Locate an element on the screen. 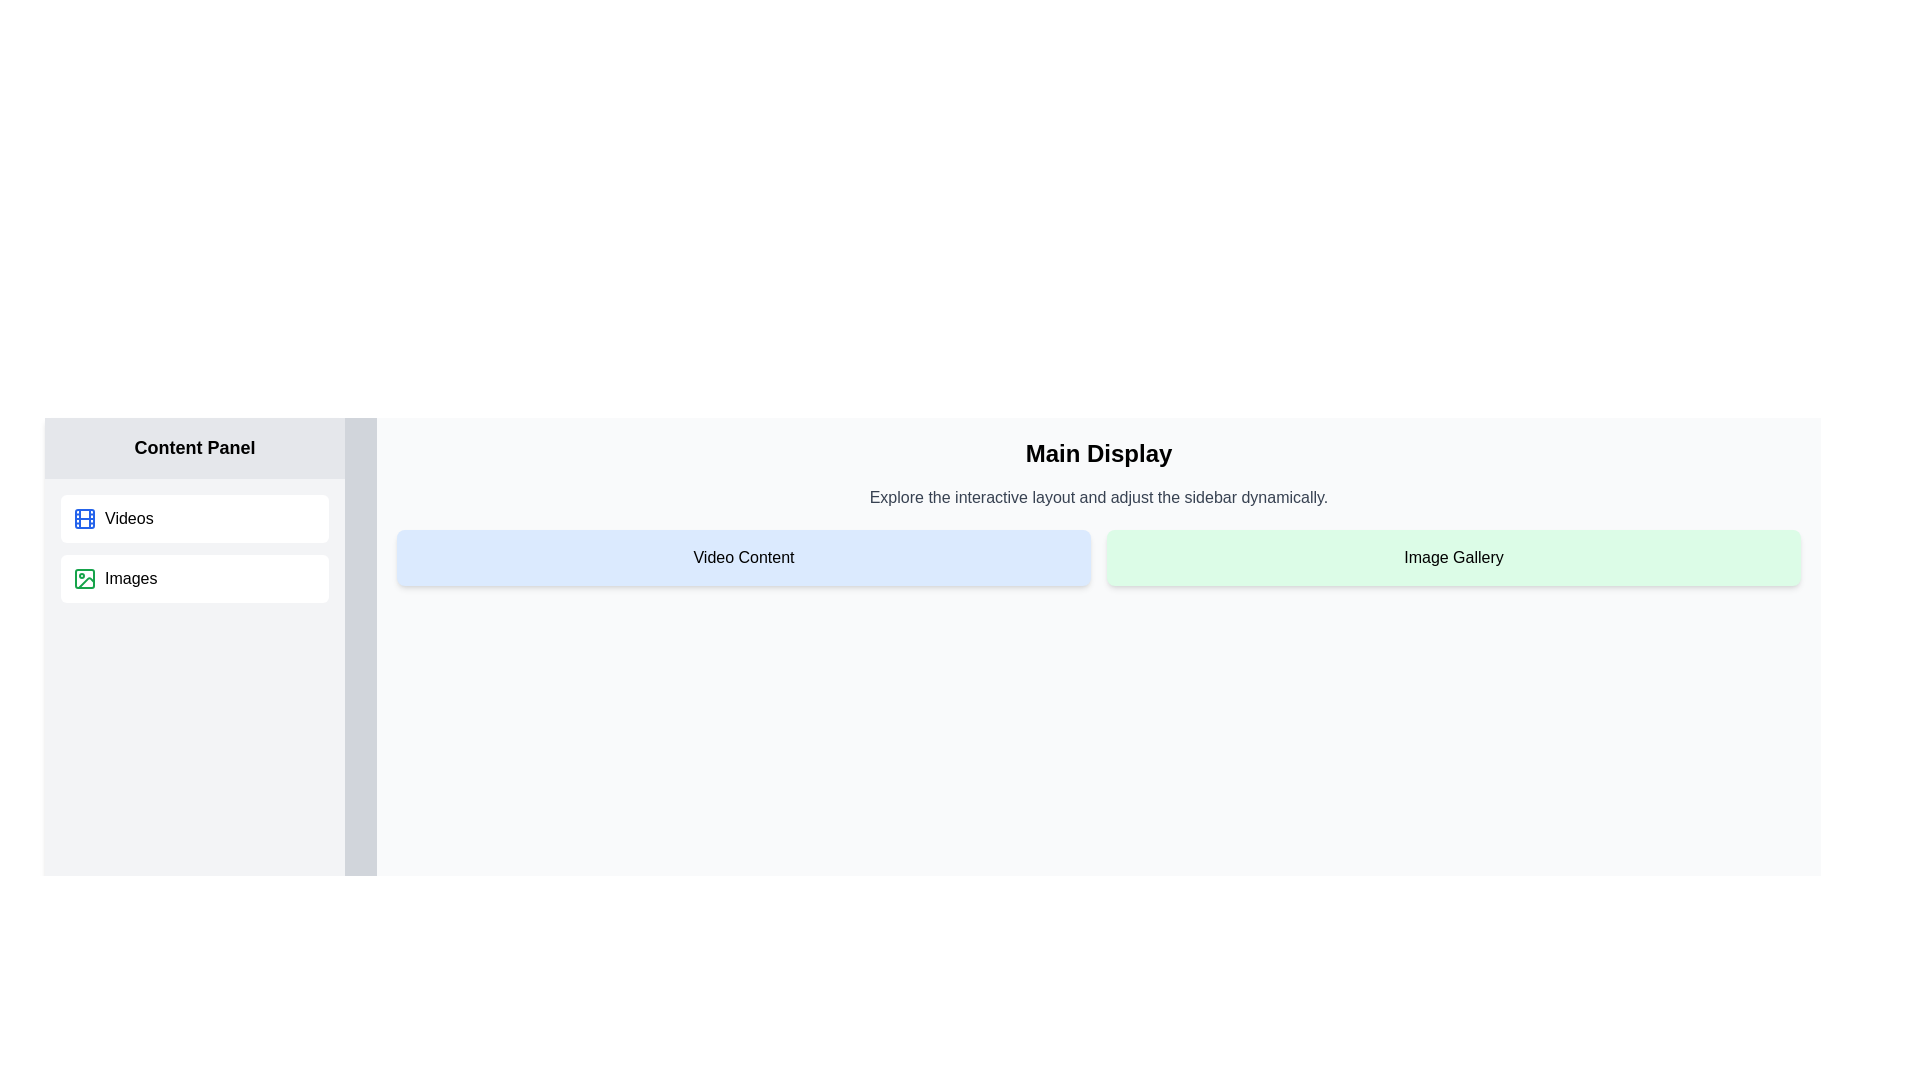  the 'Image Gallery' button, which is a rectangular component with rounded corners and a light green background is located at coordinates (1454, 558).